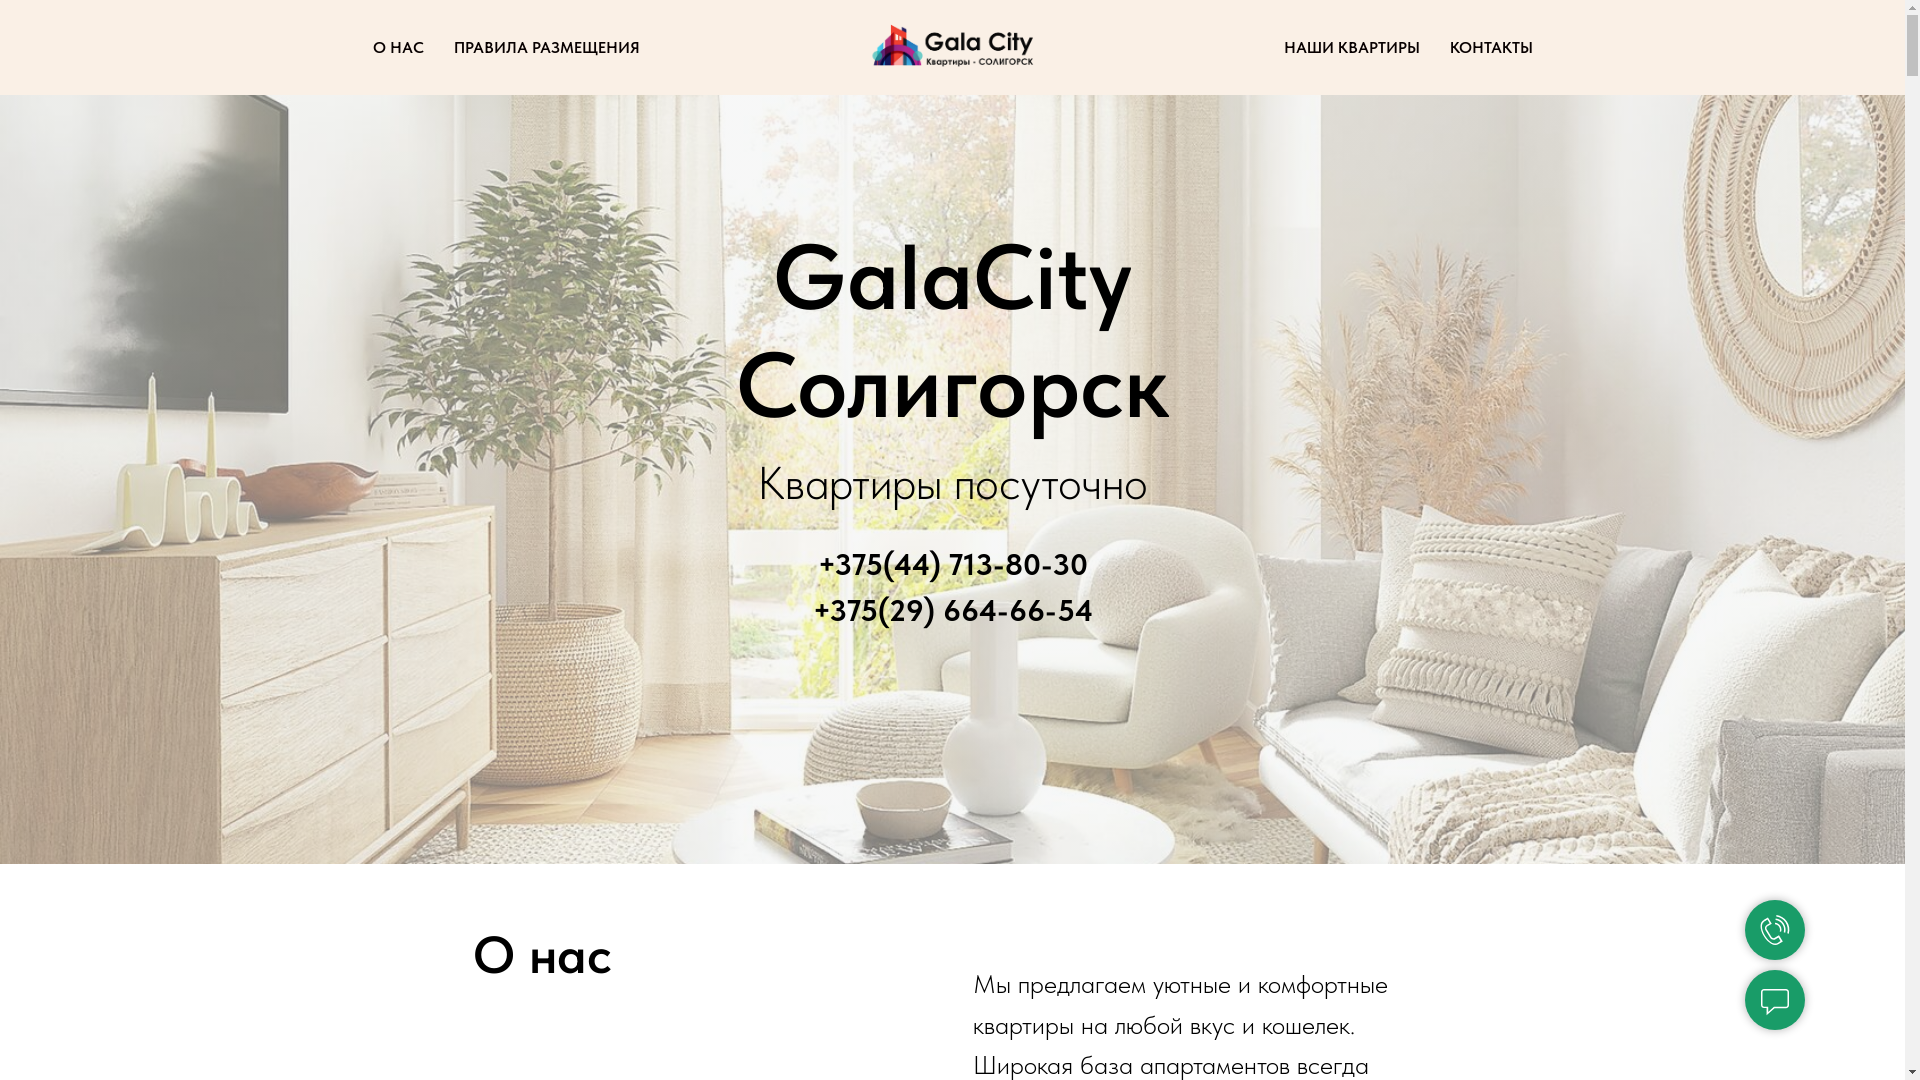  What do you see at coordinates (950, 608) in the screenshot?
I see `'+375(29) 664-66-54'` at bounding box center [950, 608].